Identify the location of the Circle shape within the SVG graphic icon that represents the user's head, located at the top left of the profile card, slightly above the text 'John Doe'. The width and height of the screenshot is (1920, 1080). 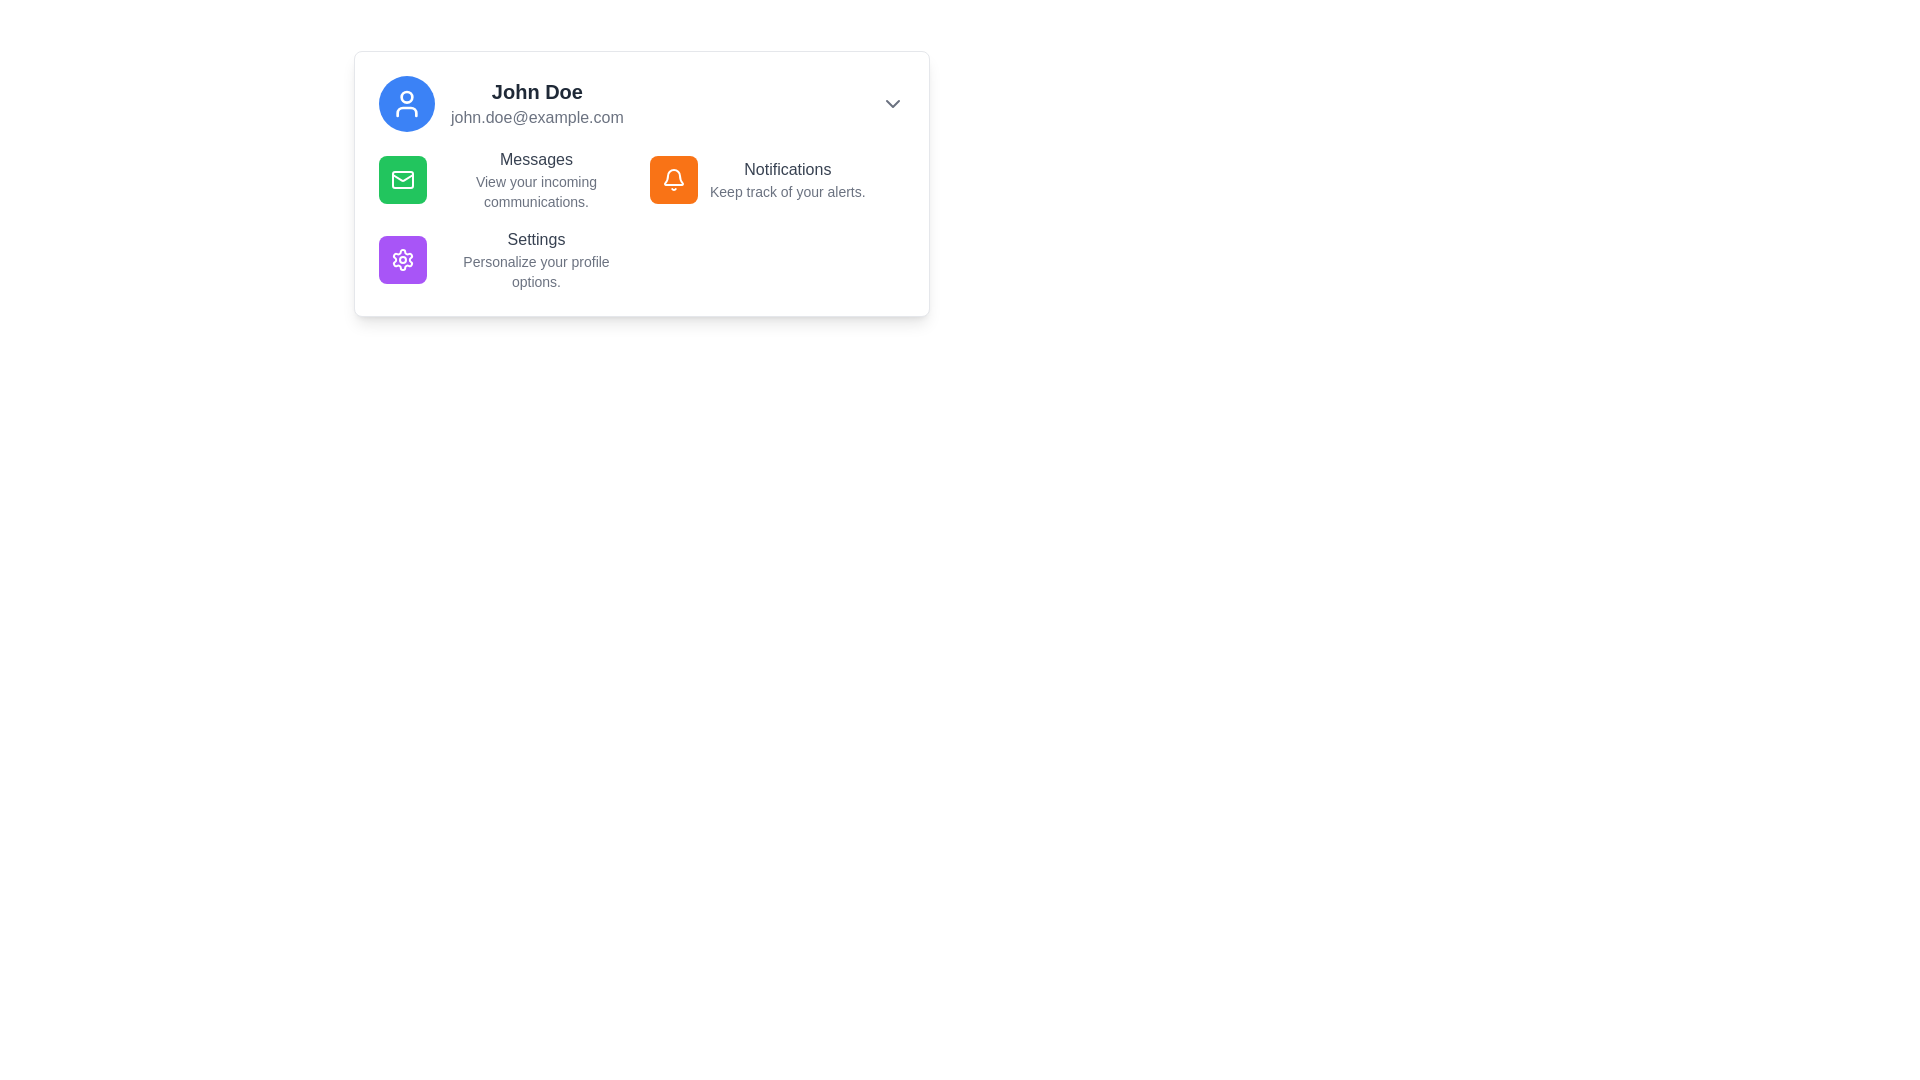
(406, 96).